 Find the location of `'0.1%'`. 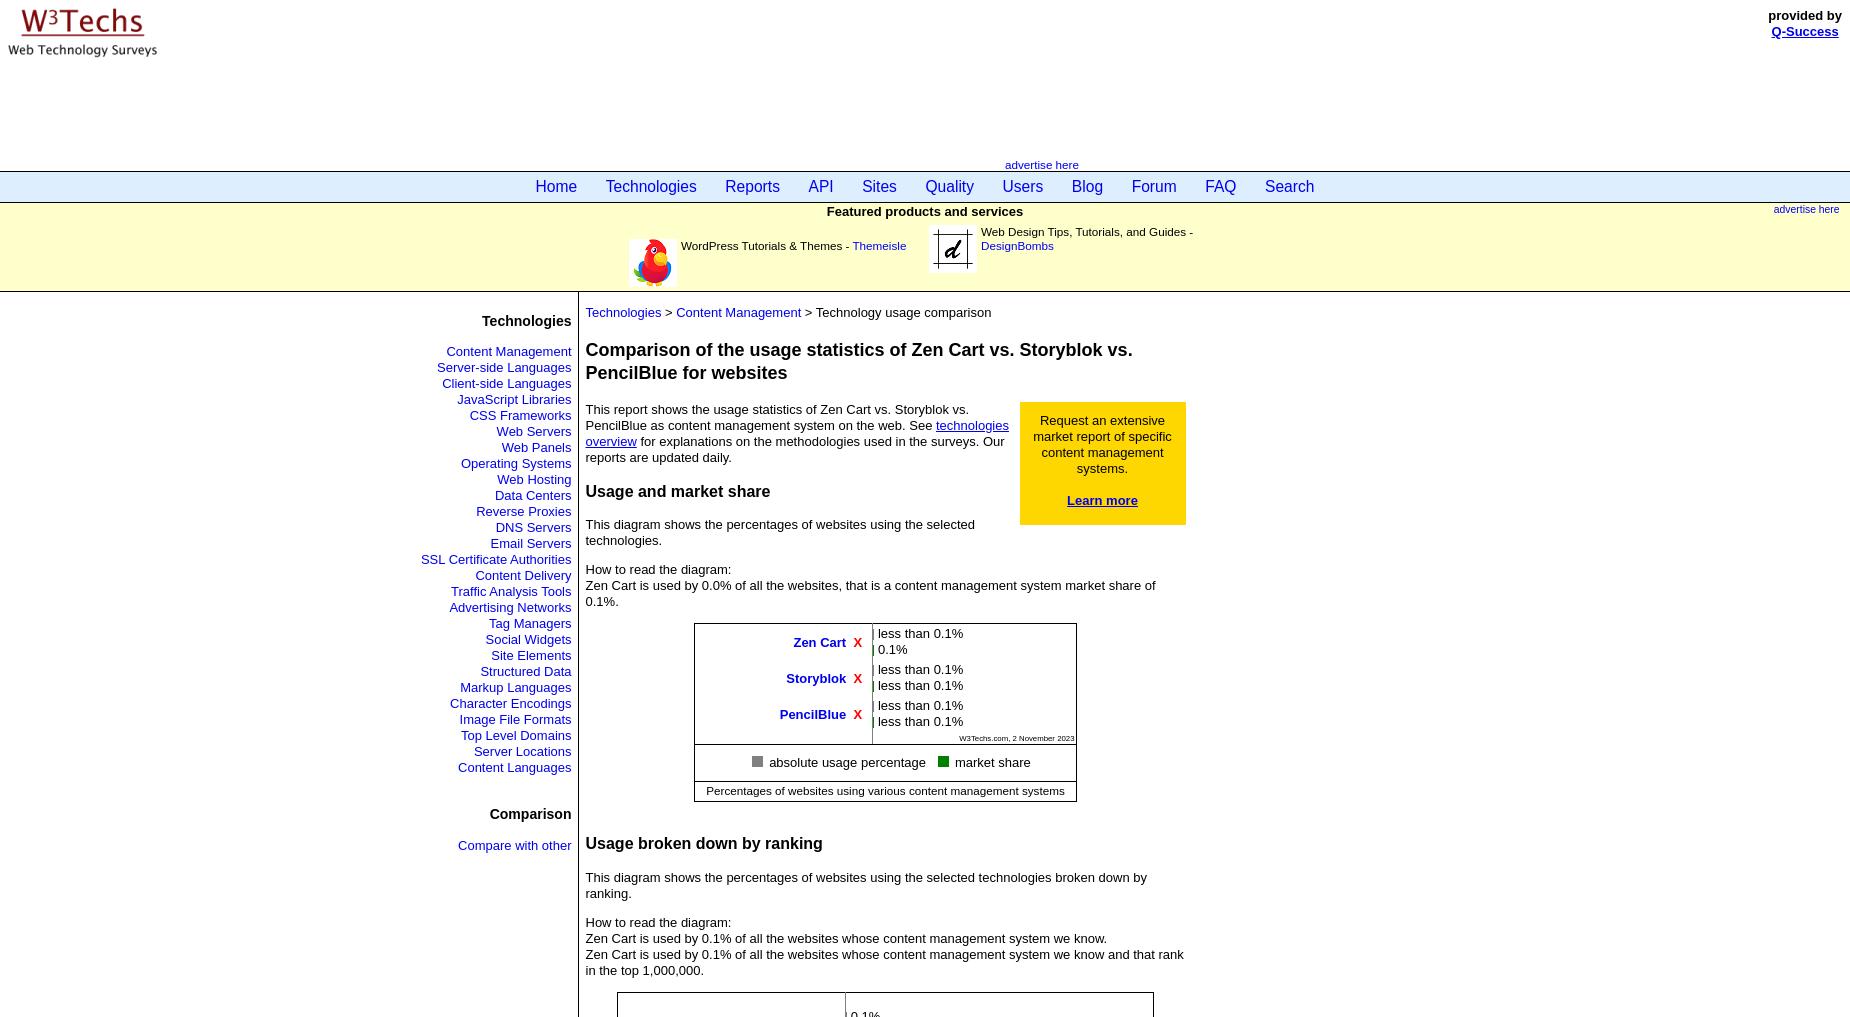

'0.1%' is located at coordinates (892, 649).